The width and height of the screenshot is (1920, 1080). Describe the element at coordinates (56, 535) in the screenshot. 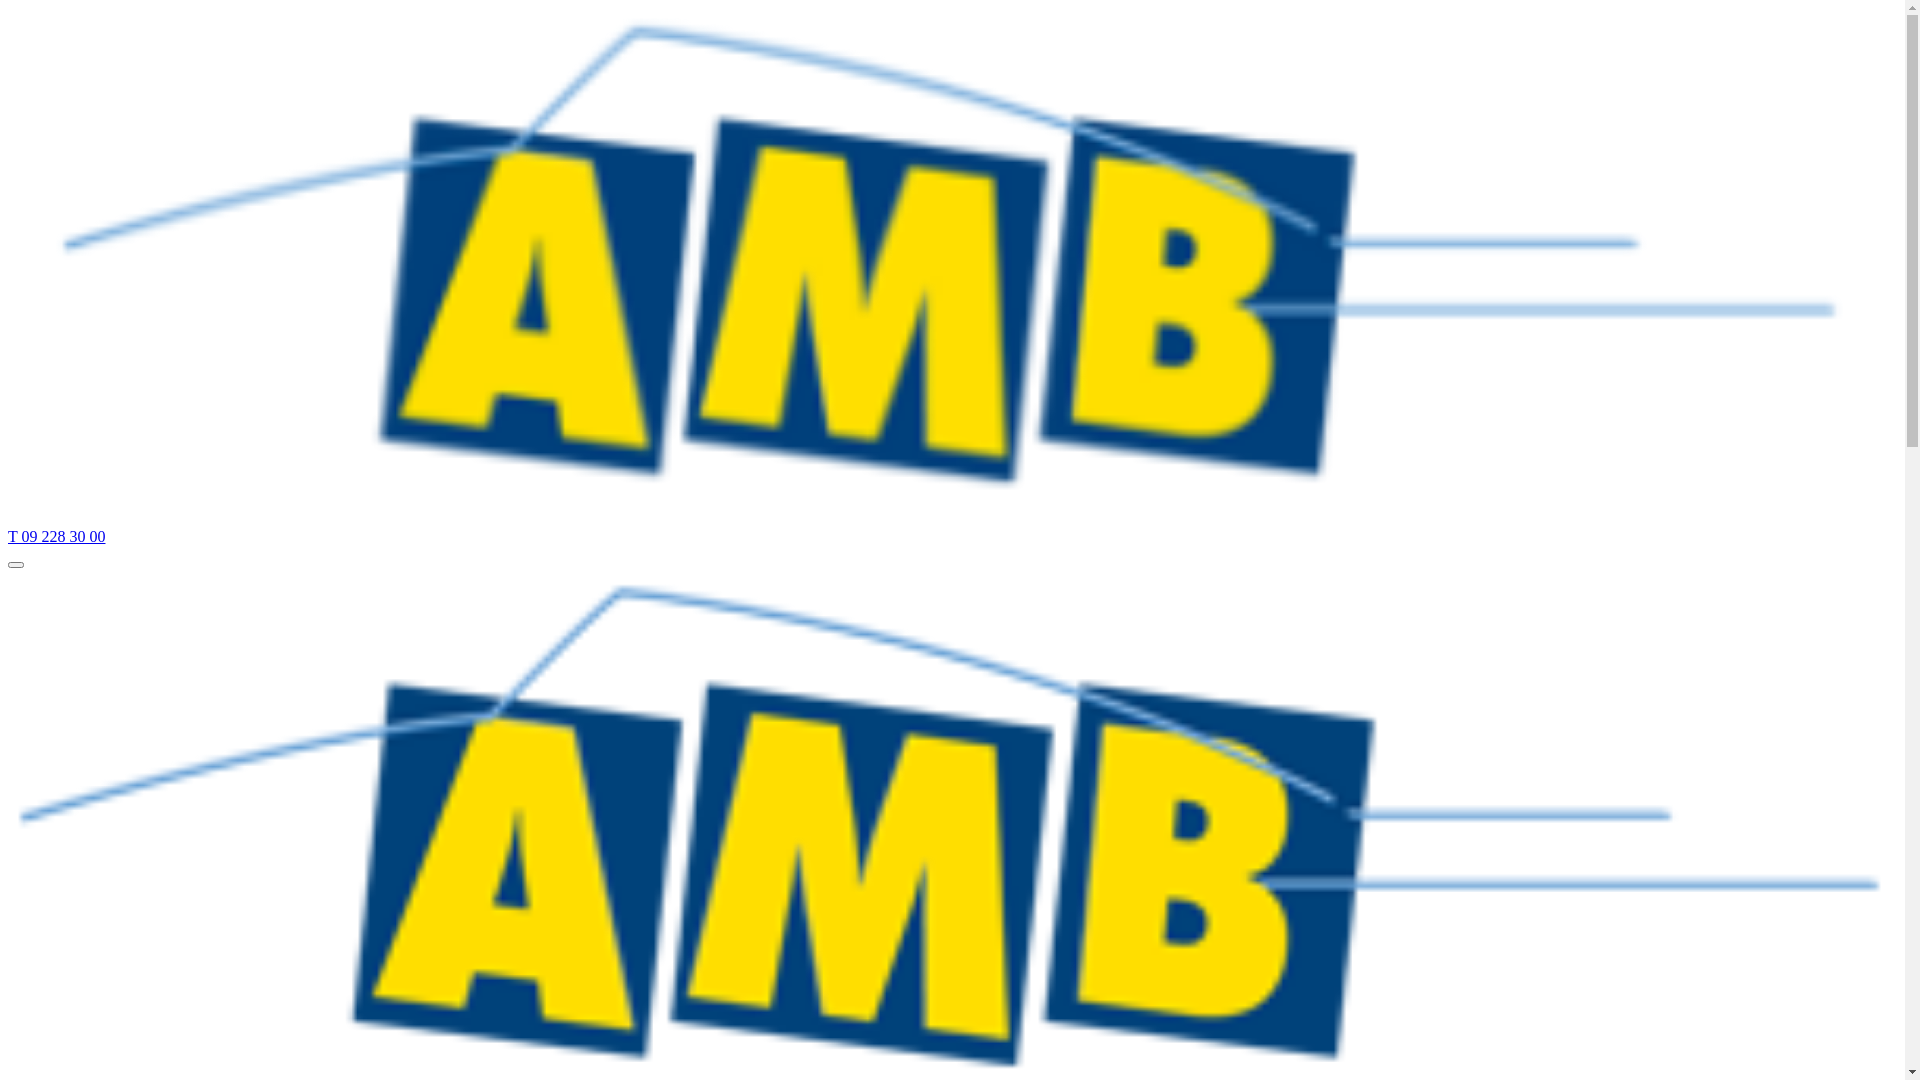

I see `'T 09 228 30 00'` at that location.